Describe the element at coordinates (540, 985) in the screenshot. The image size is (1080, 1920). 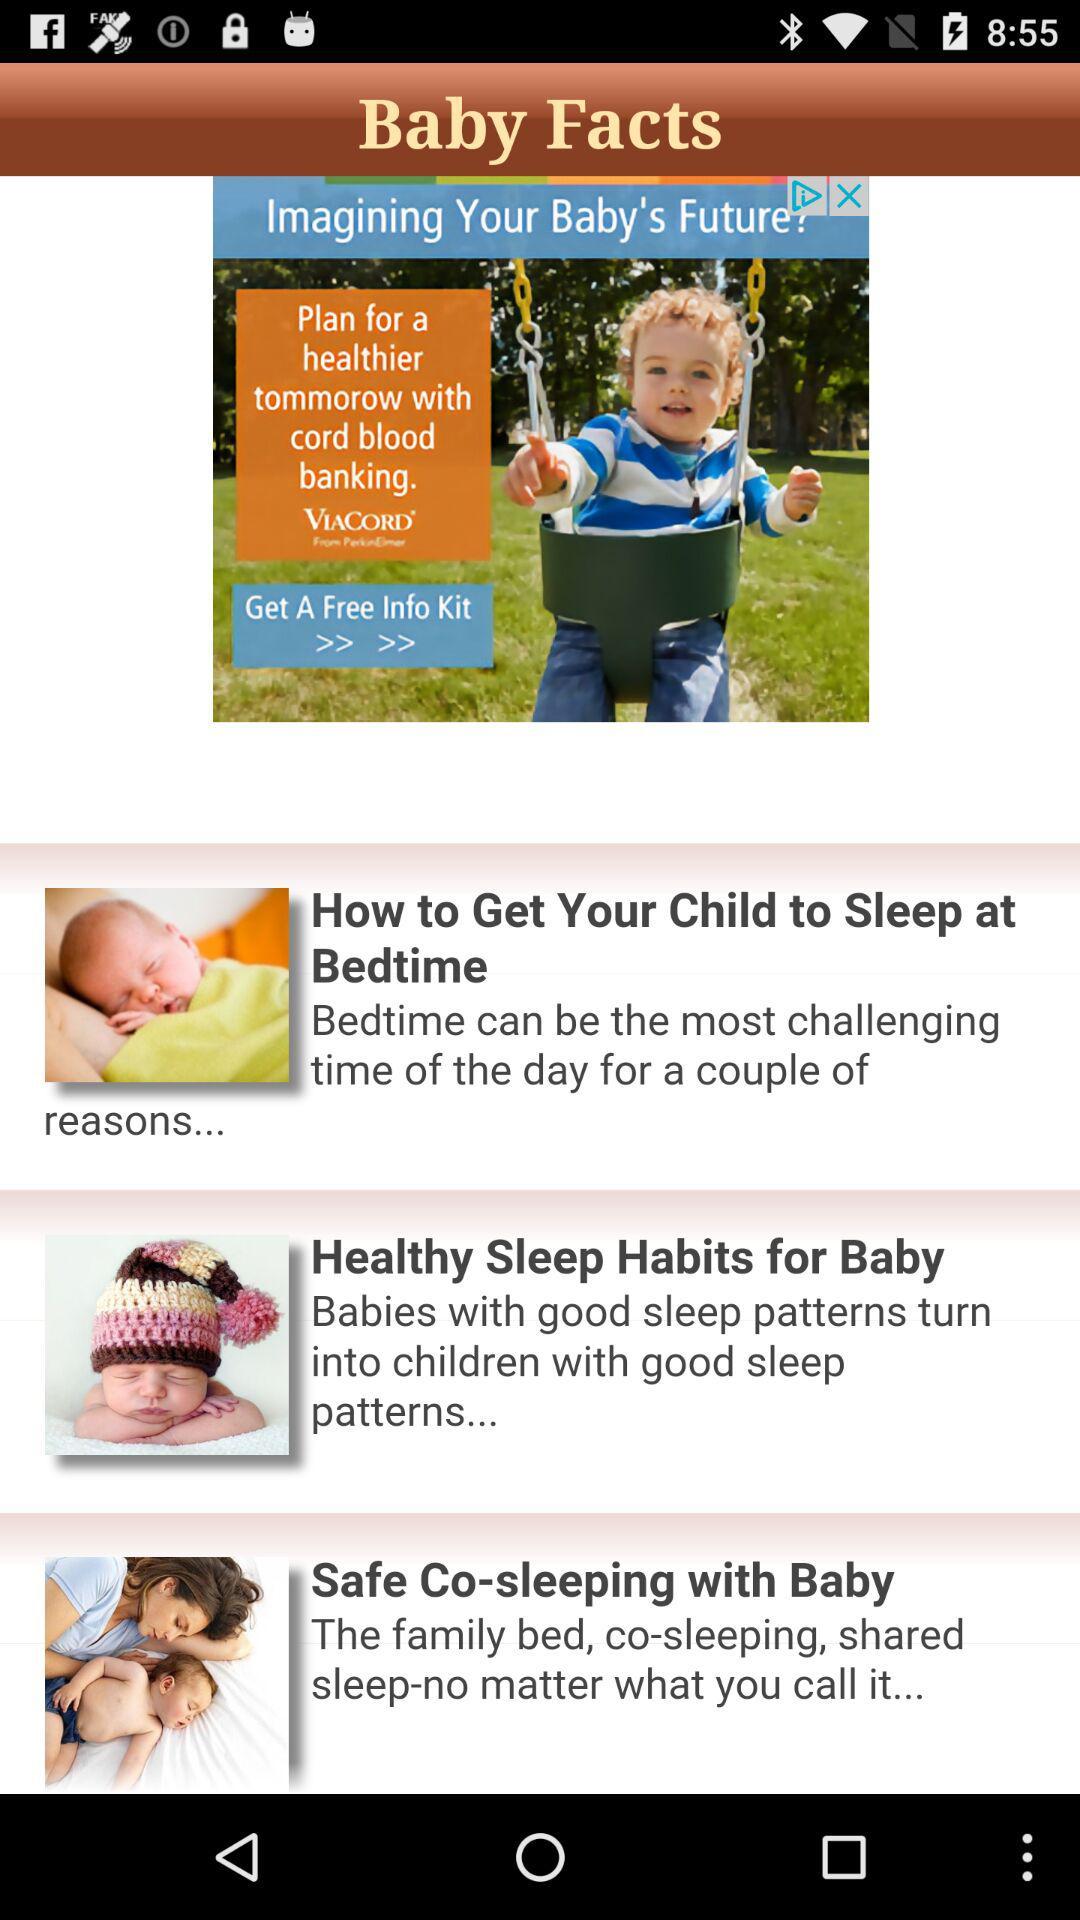
I see `advertisement top short articles bottom` at that location.